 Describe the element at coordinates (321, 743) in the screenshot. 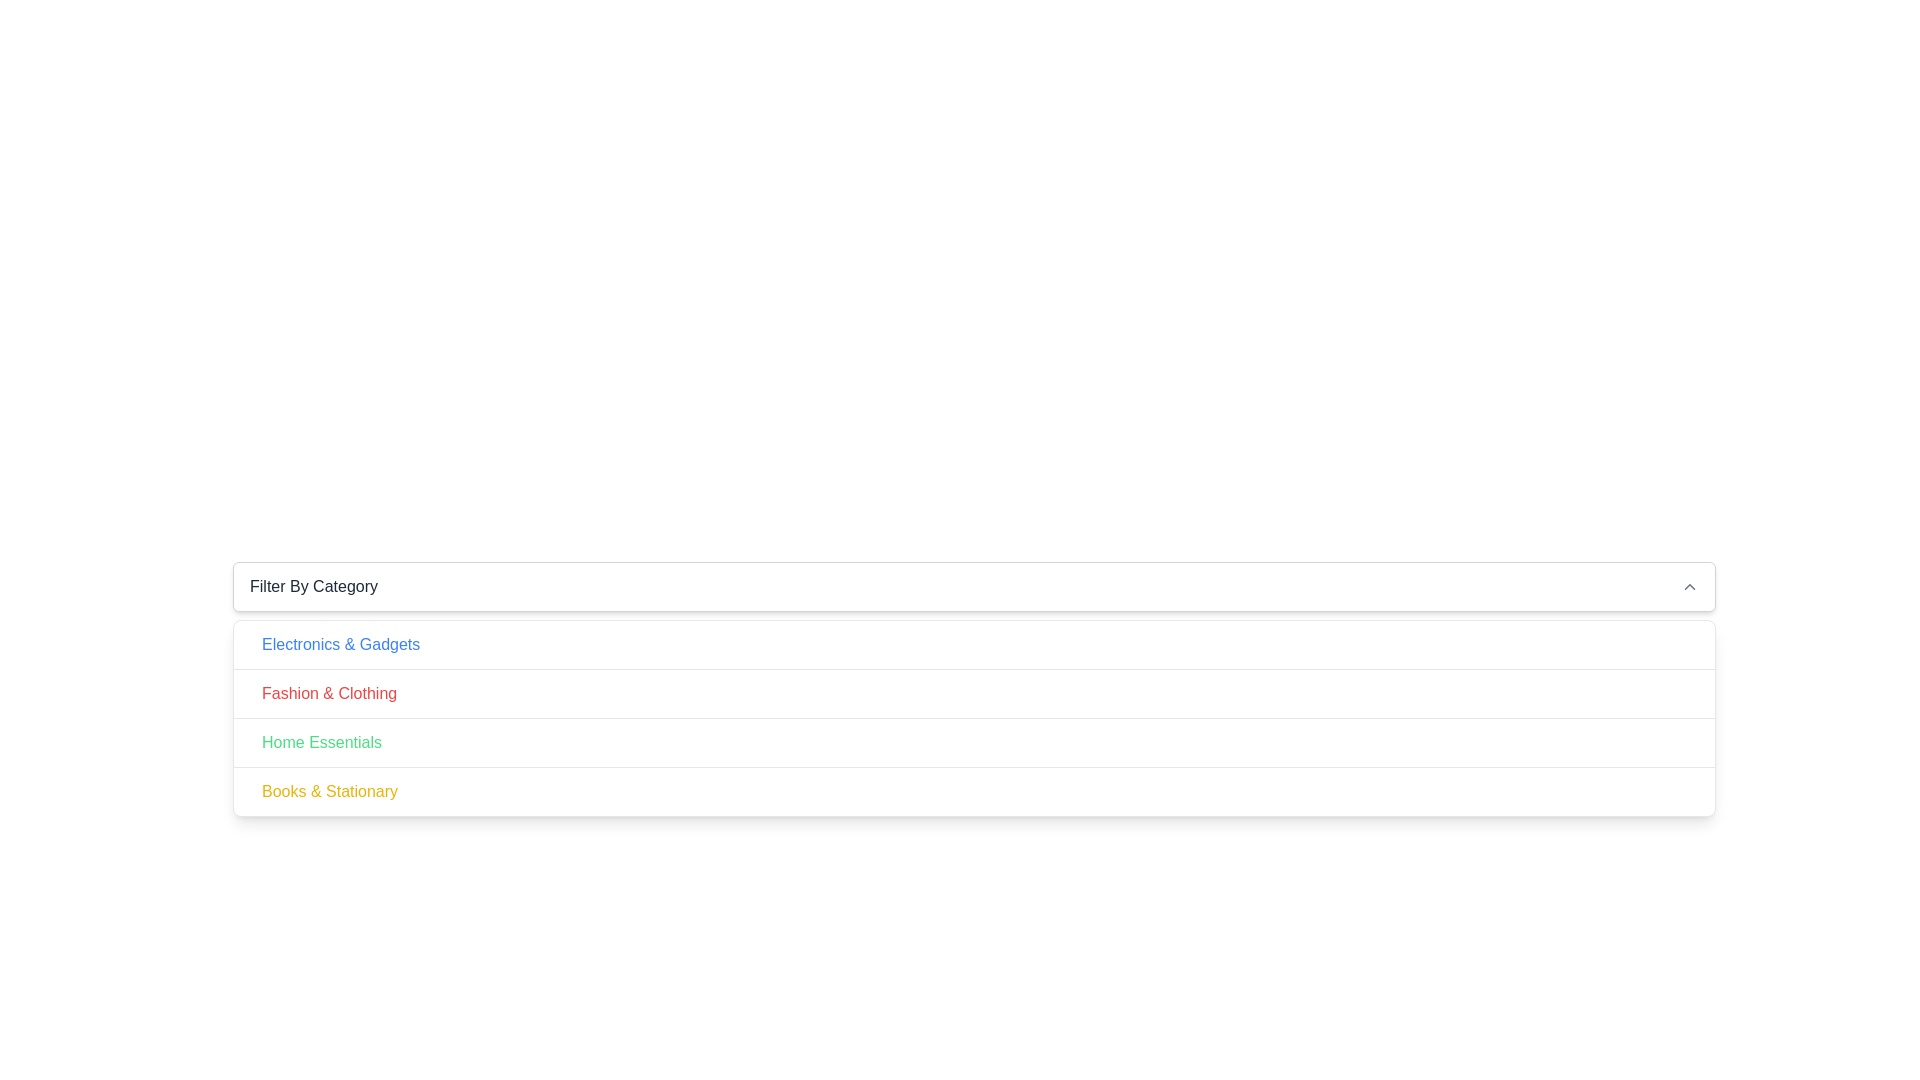

I see `the 'Home Essentials' category label` at that location.